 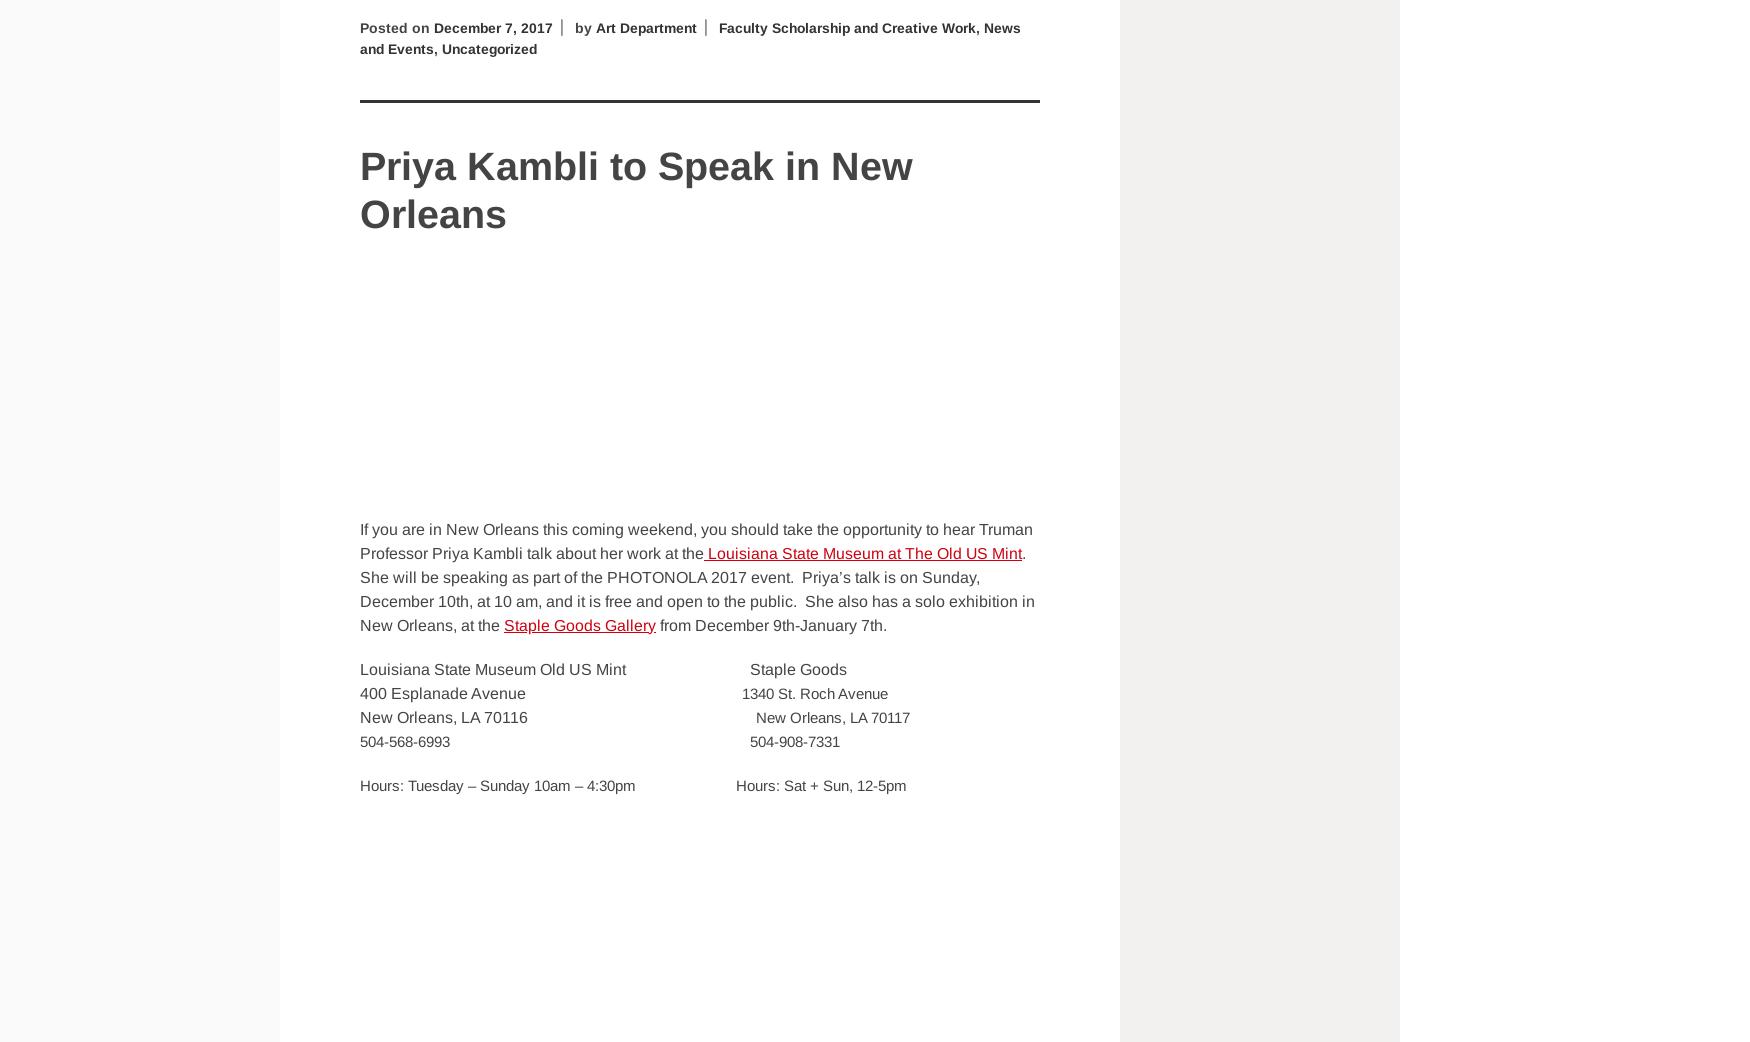 I want to click on 'Hours: Tuesday – Sunday 10am – 4:30pm', so click(x=546, y=784).